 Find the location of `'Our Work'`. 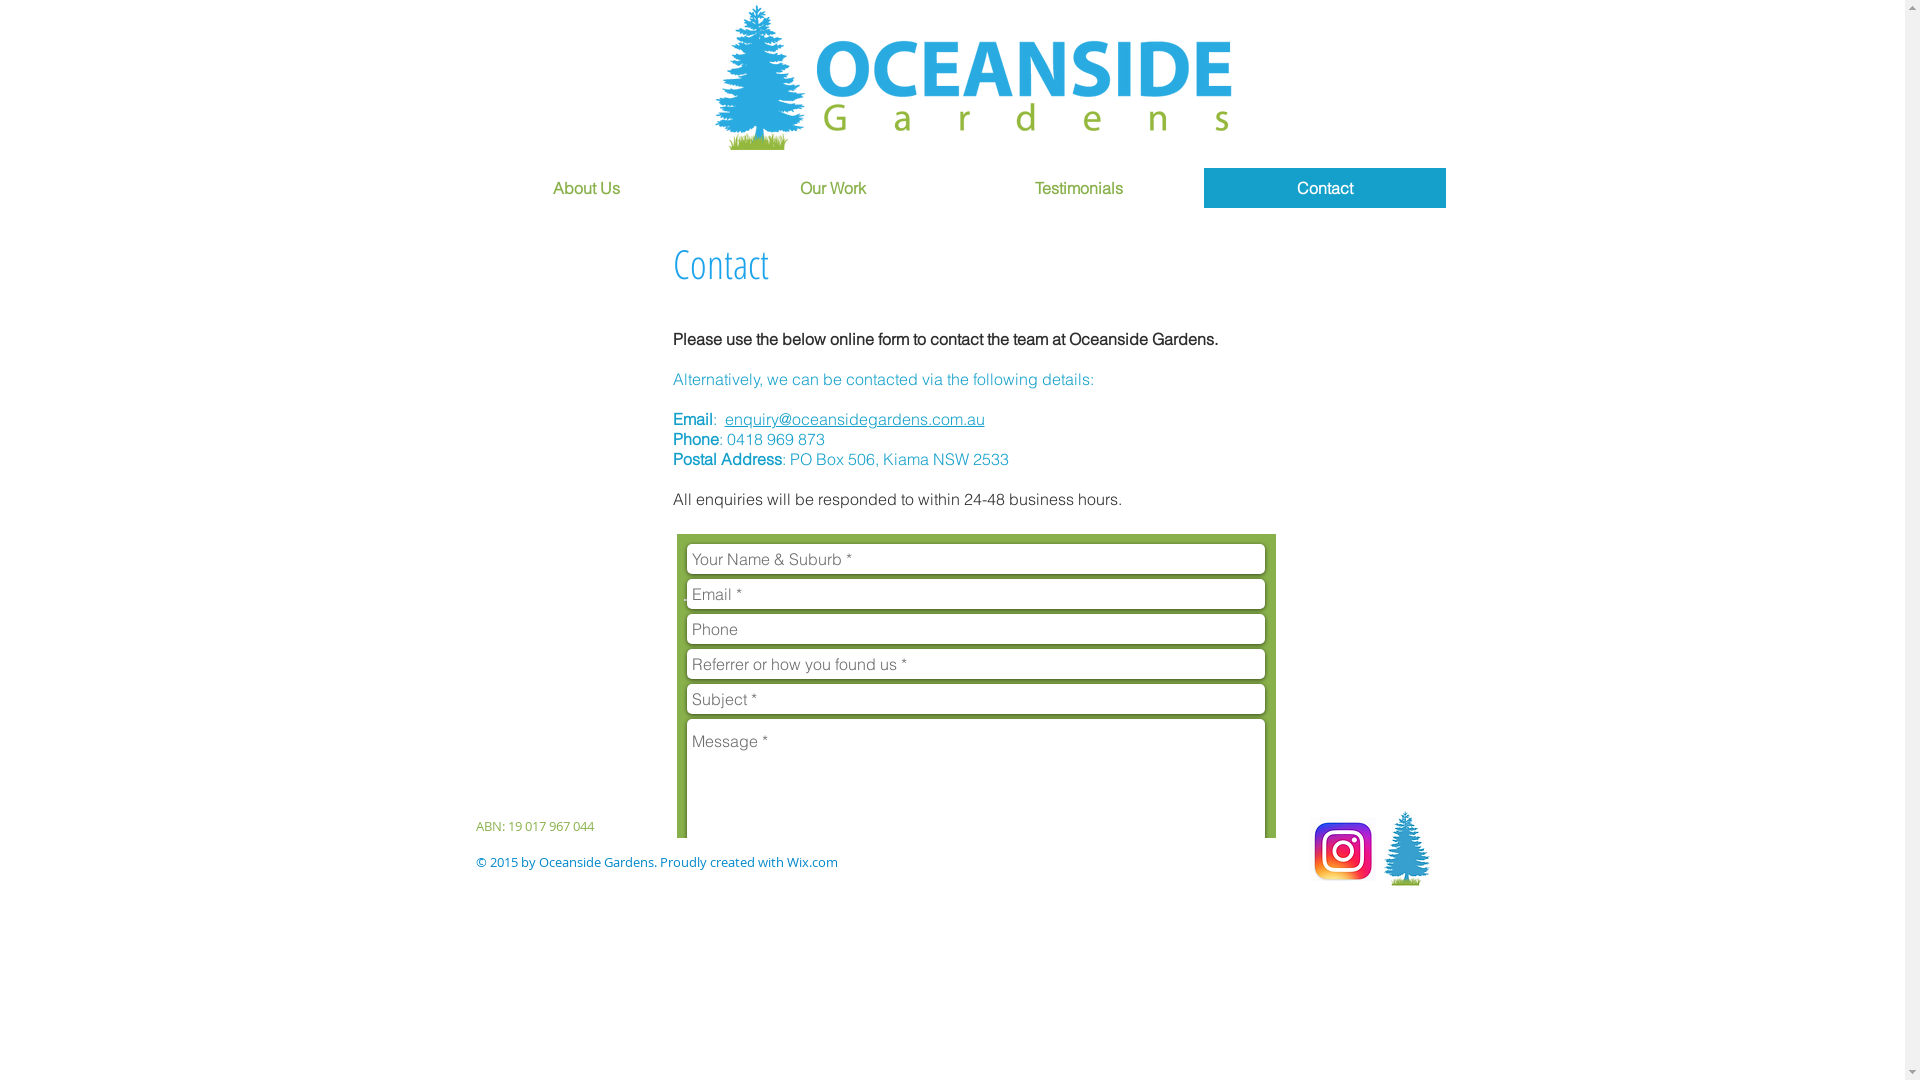

'Our Work' is located at coordinates (833, 188).